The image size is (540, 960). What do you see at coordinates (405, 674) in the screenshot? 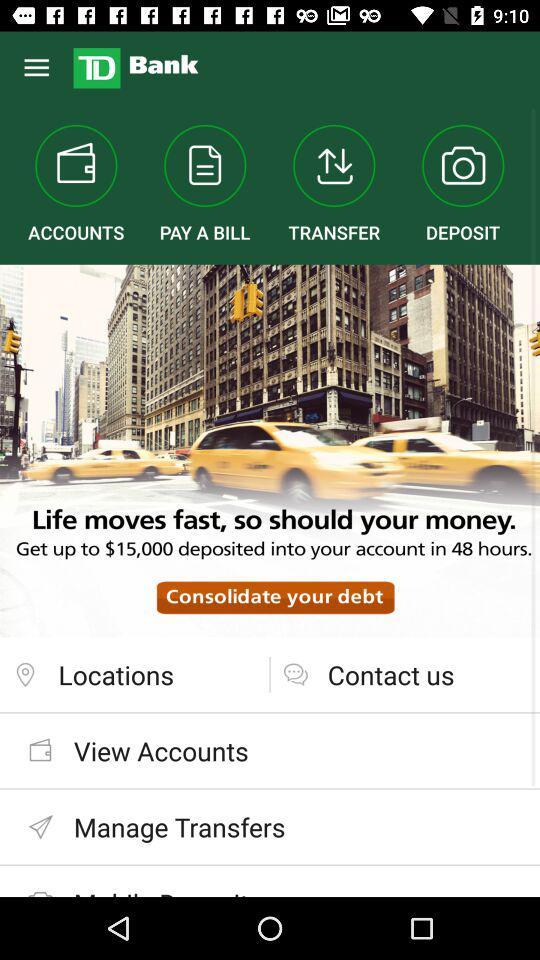
I see `the contact us at the bottom right corner` at bounding box center [405, 674].